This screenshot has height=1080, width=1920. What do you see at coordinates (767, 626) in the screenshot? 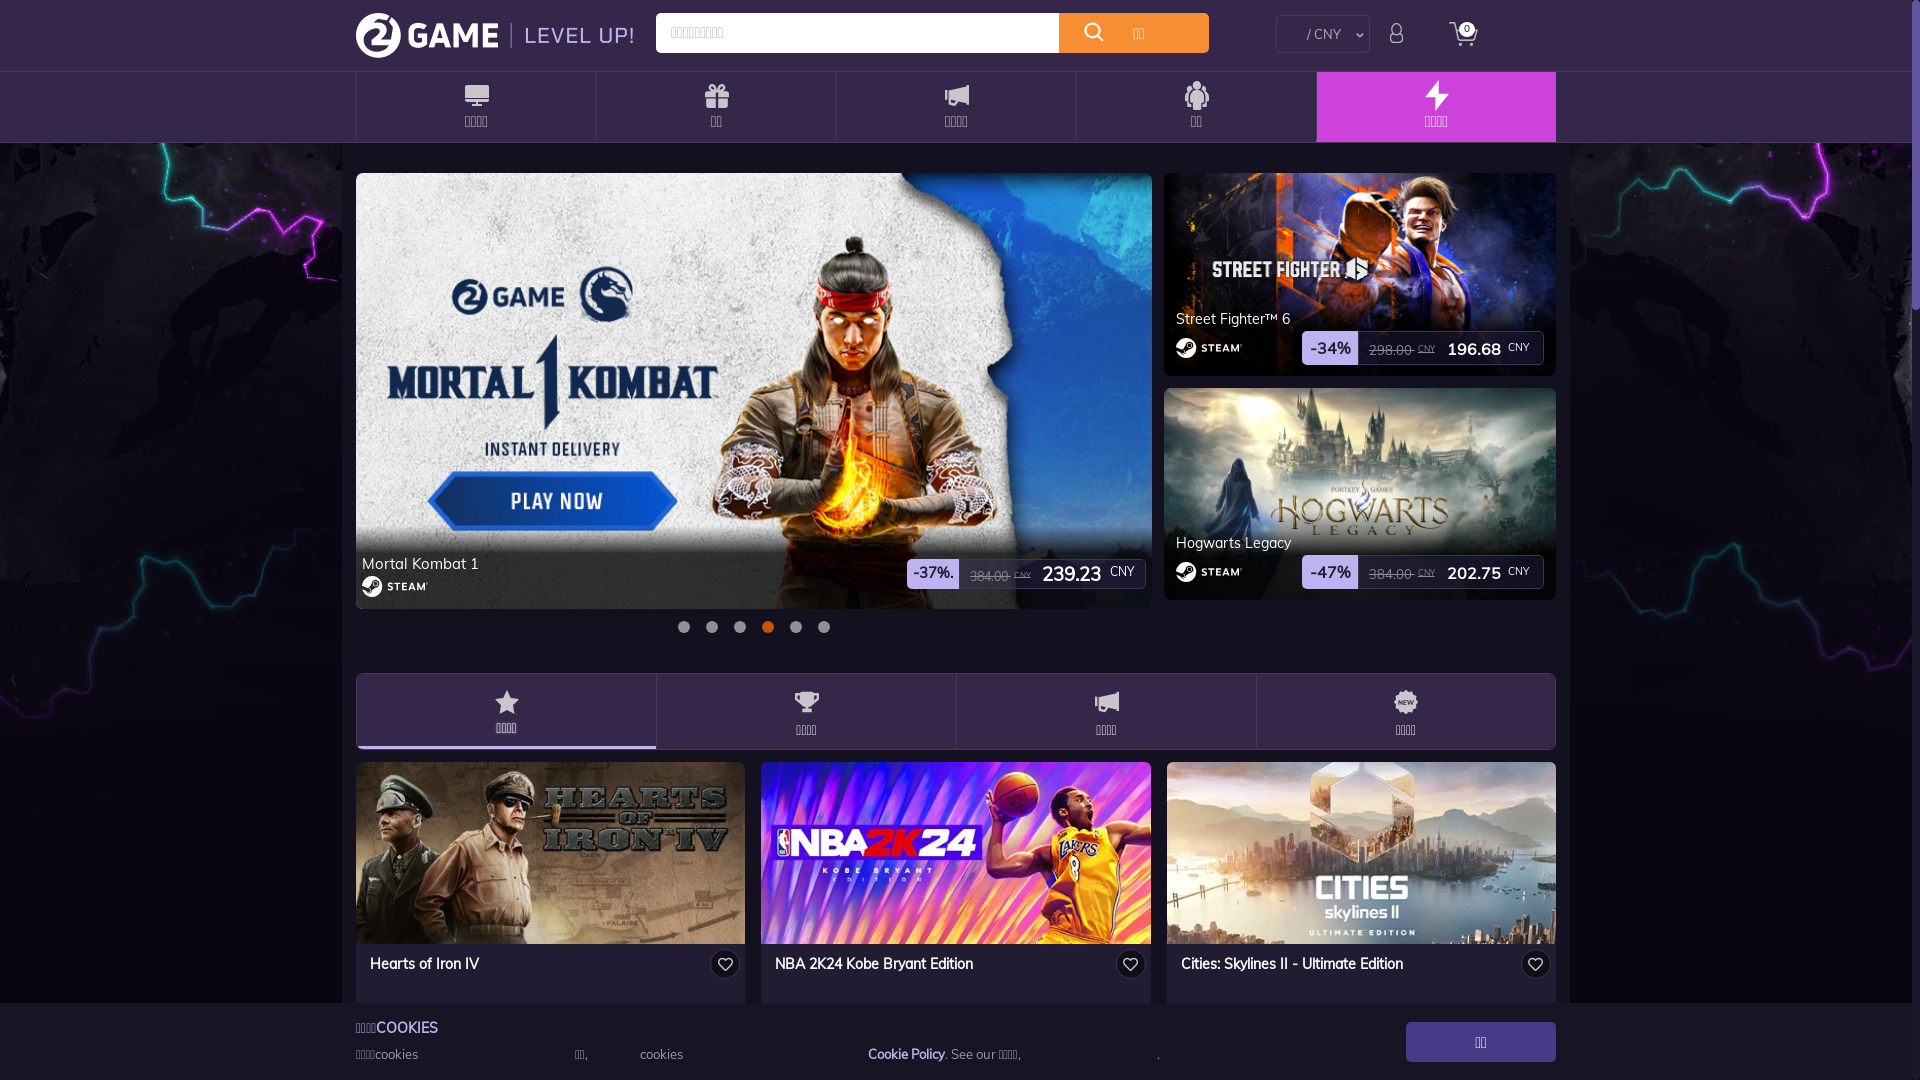
I see `'3'` at bounding box center [767, 626].